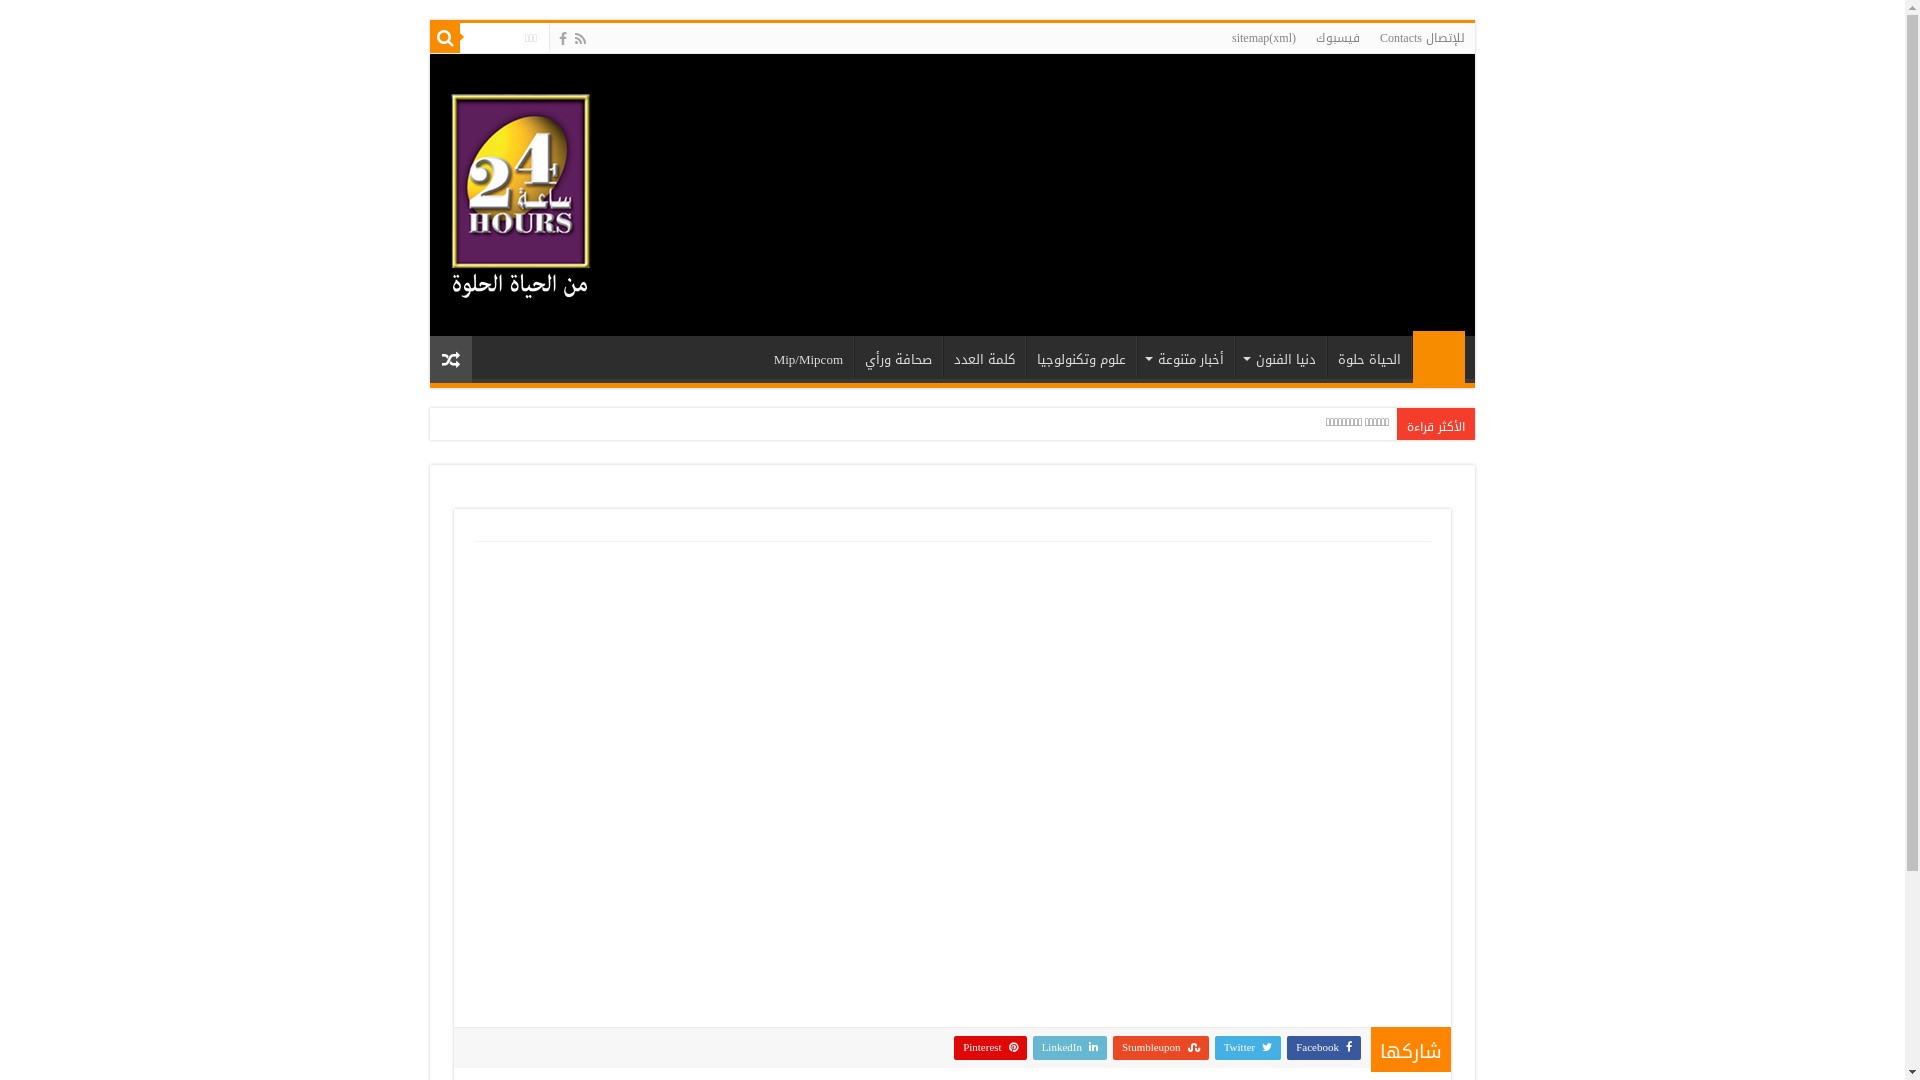  Describe the element at coordinates (953, 1047) in the screenshot. I see `'Pinterest'` at that location.